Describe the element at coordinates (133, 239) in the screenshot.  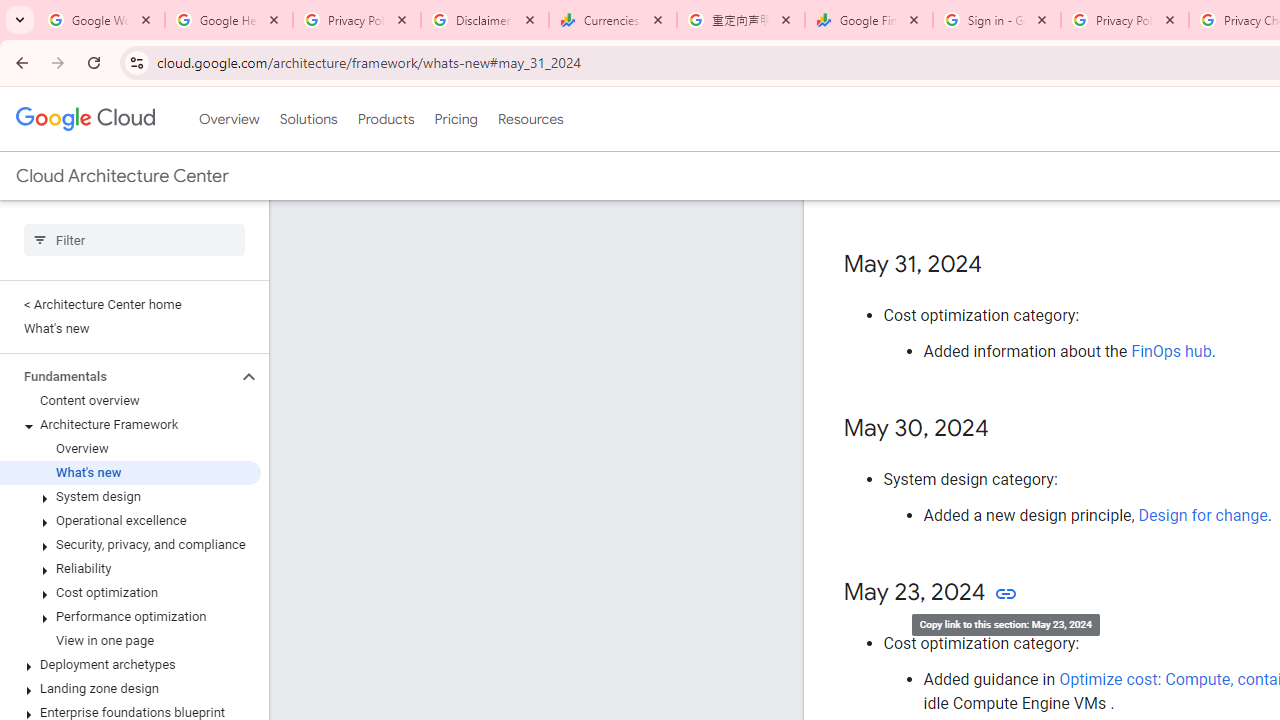
I see `'Type to filter'` at that location.